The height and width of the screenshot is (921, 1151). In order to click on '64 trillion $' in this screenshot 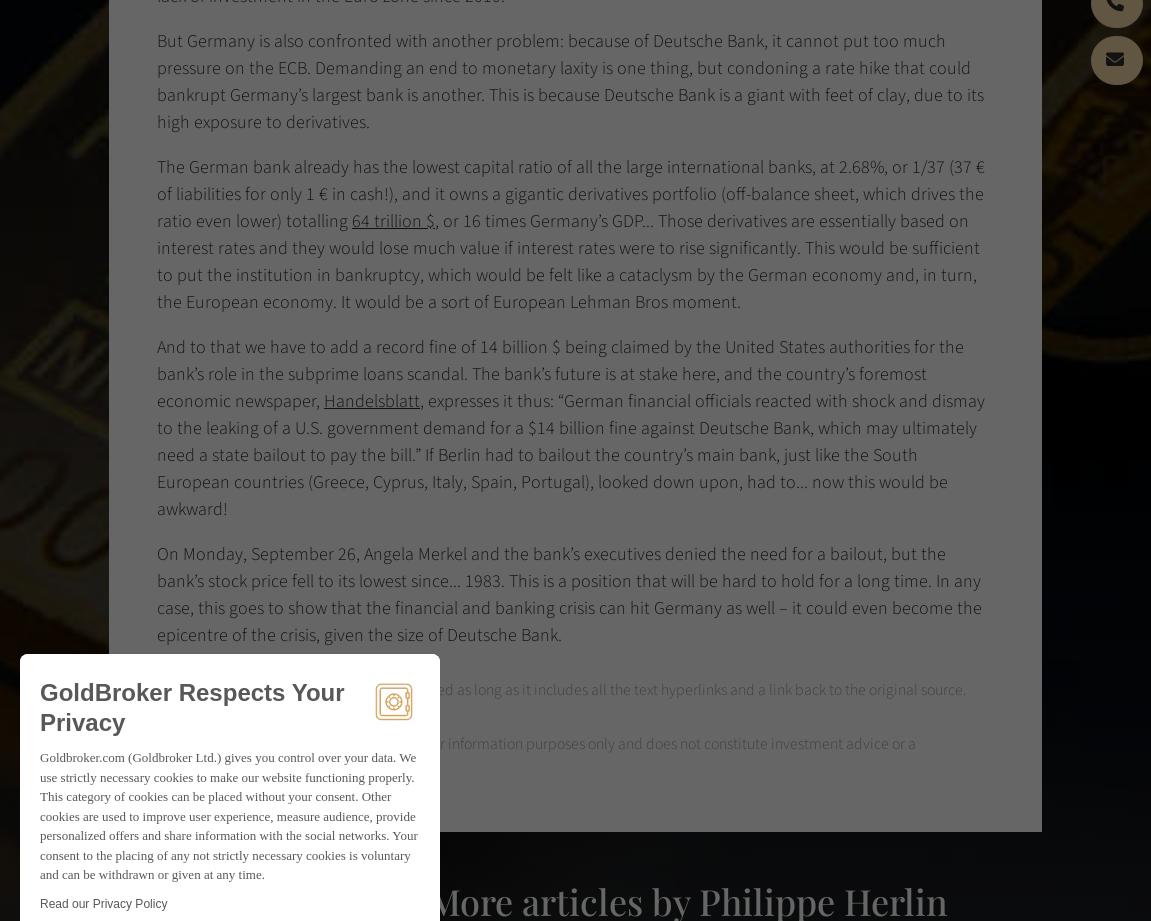, I will do `click(392, 220)`.